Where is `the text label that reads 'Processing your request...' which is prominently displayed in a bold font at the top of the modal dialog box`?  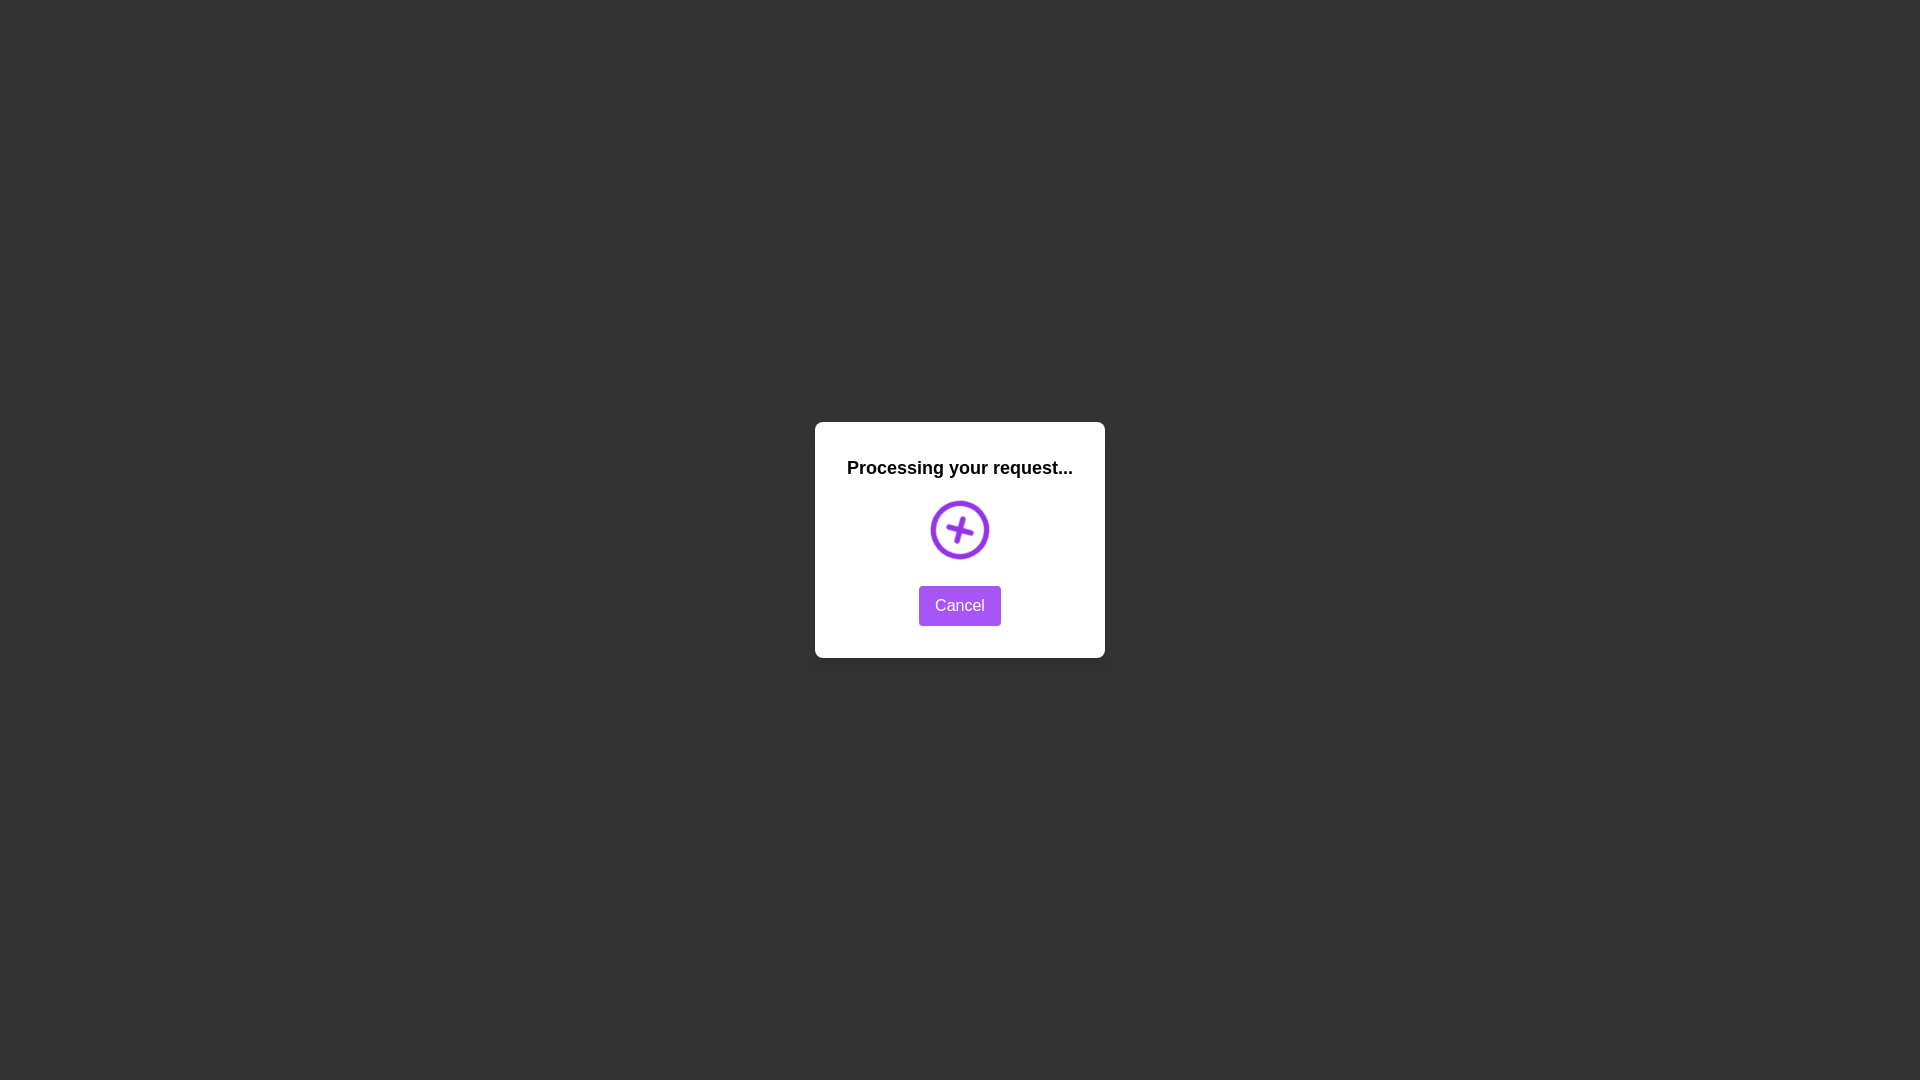
the text label that reads 'Processing your request...' which is prominently displayed in a bold font at the top of the modal dialog box is located at coordinates (960, 467).